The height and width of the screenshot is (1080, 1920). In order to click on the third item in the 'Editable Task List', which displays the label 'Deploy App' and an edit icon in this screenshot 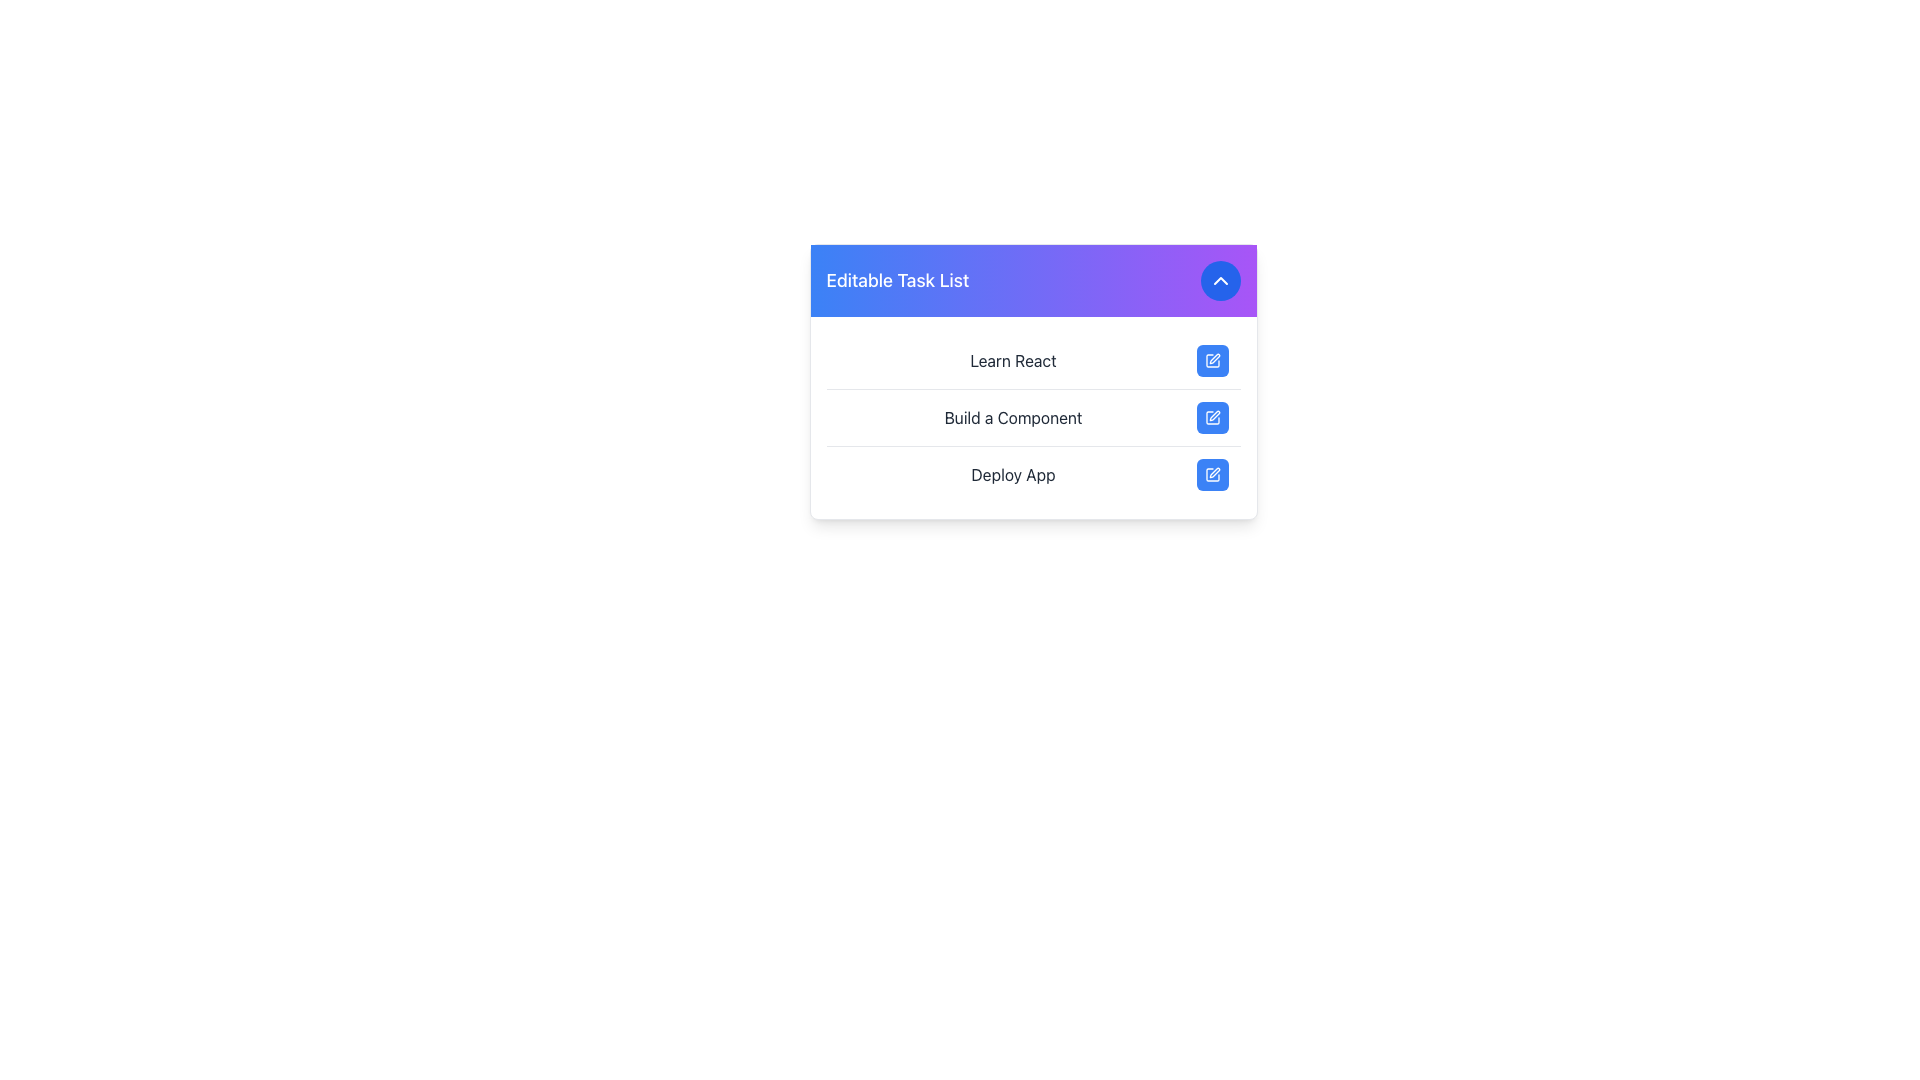, I will do `click(1033, 474)`.